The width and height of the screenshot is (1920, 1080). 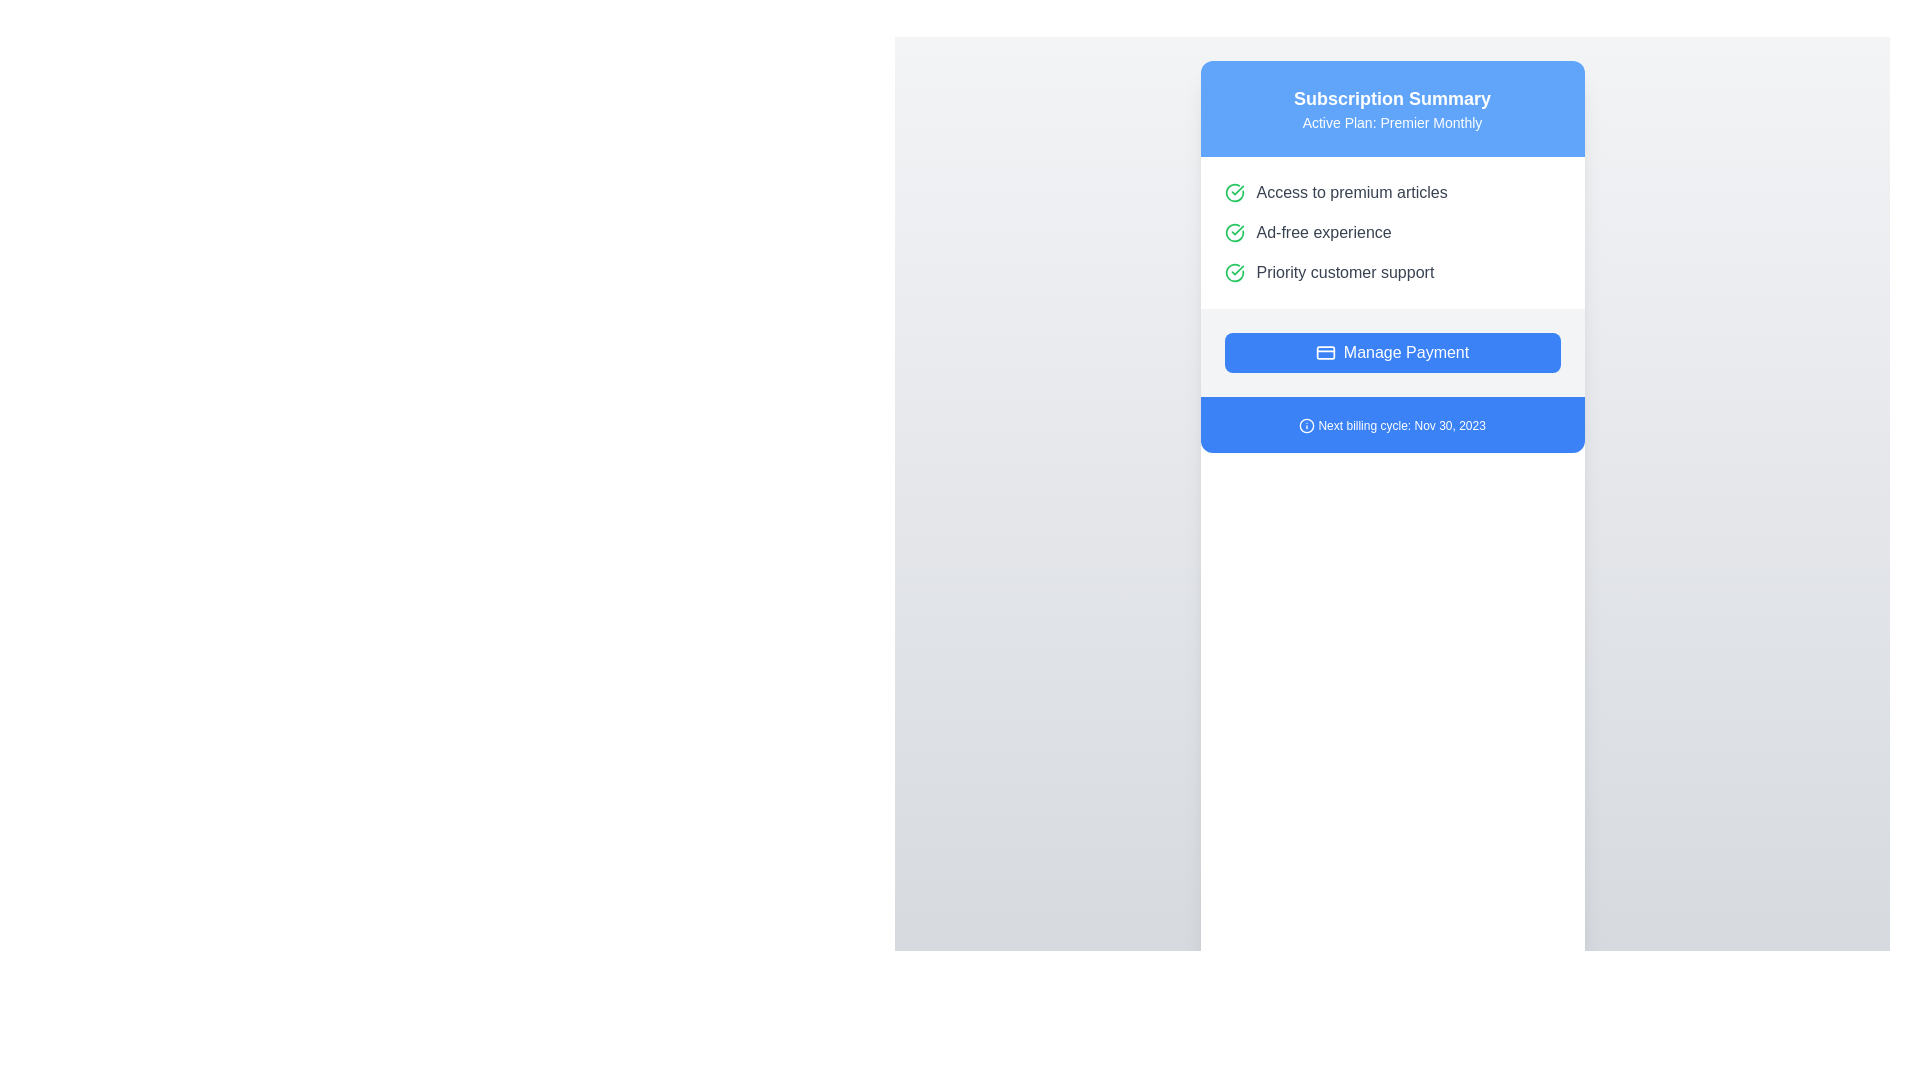 I want to click on informational text from the blue rectangular panel displaying 'Next billing cycle: Nov 30, 2023', located beneath the 'Manage Payment' button in the 'Subscription Summary' card, so click(x=1391, y=423).